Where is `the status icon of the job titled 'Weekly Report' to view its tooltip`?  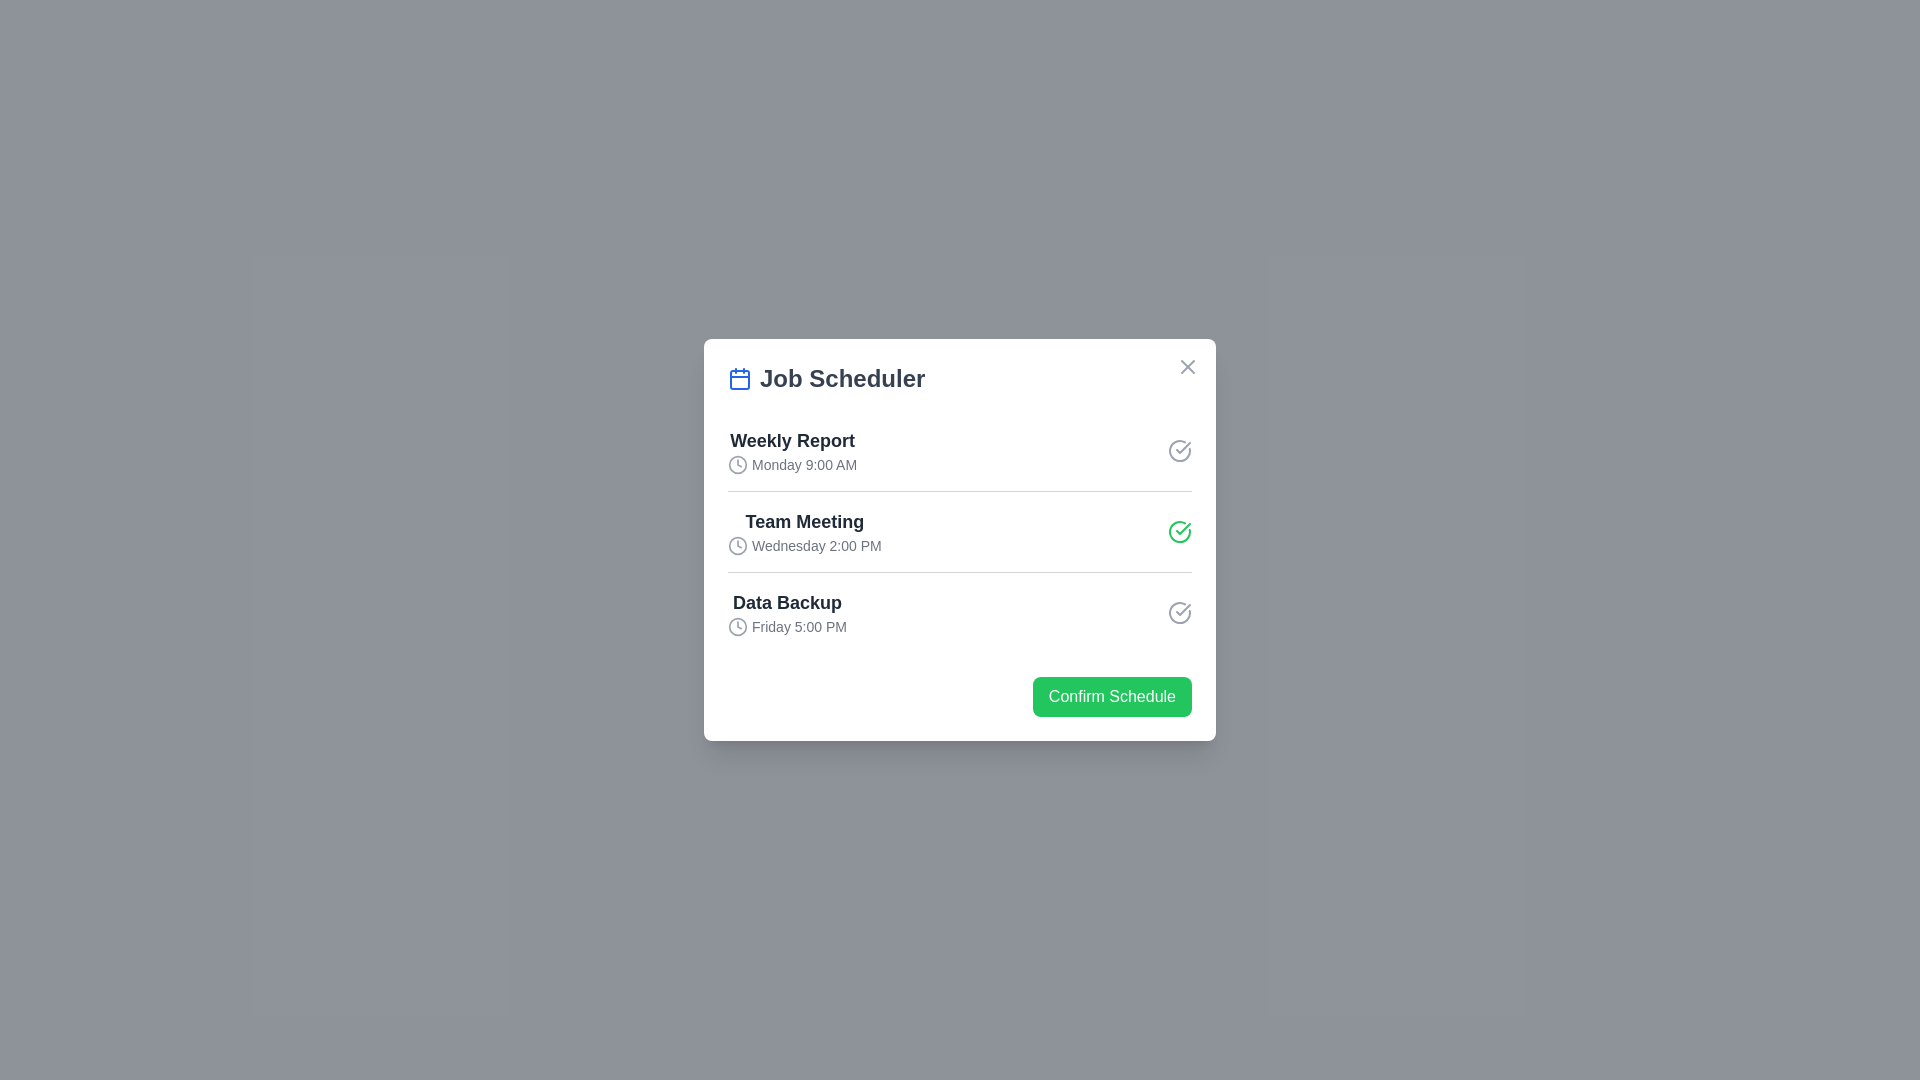 the status icon of the job titled 'Weekly Report' to view its tooltip is located at coordinates (1180, 451).